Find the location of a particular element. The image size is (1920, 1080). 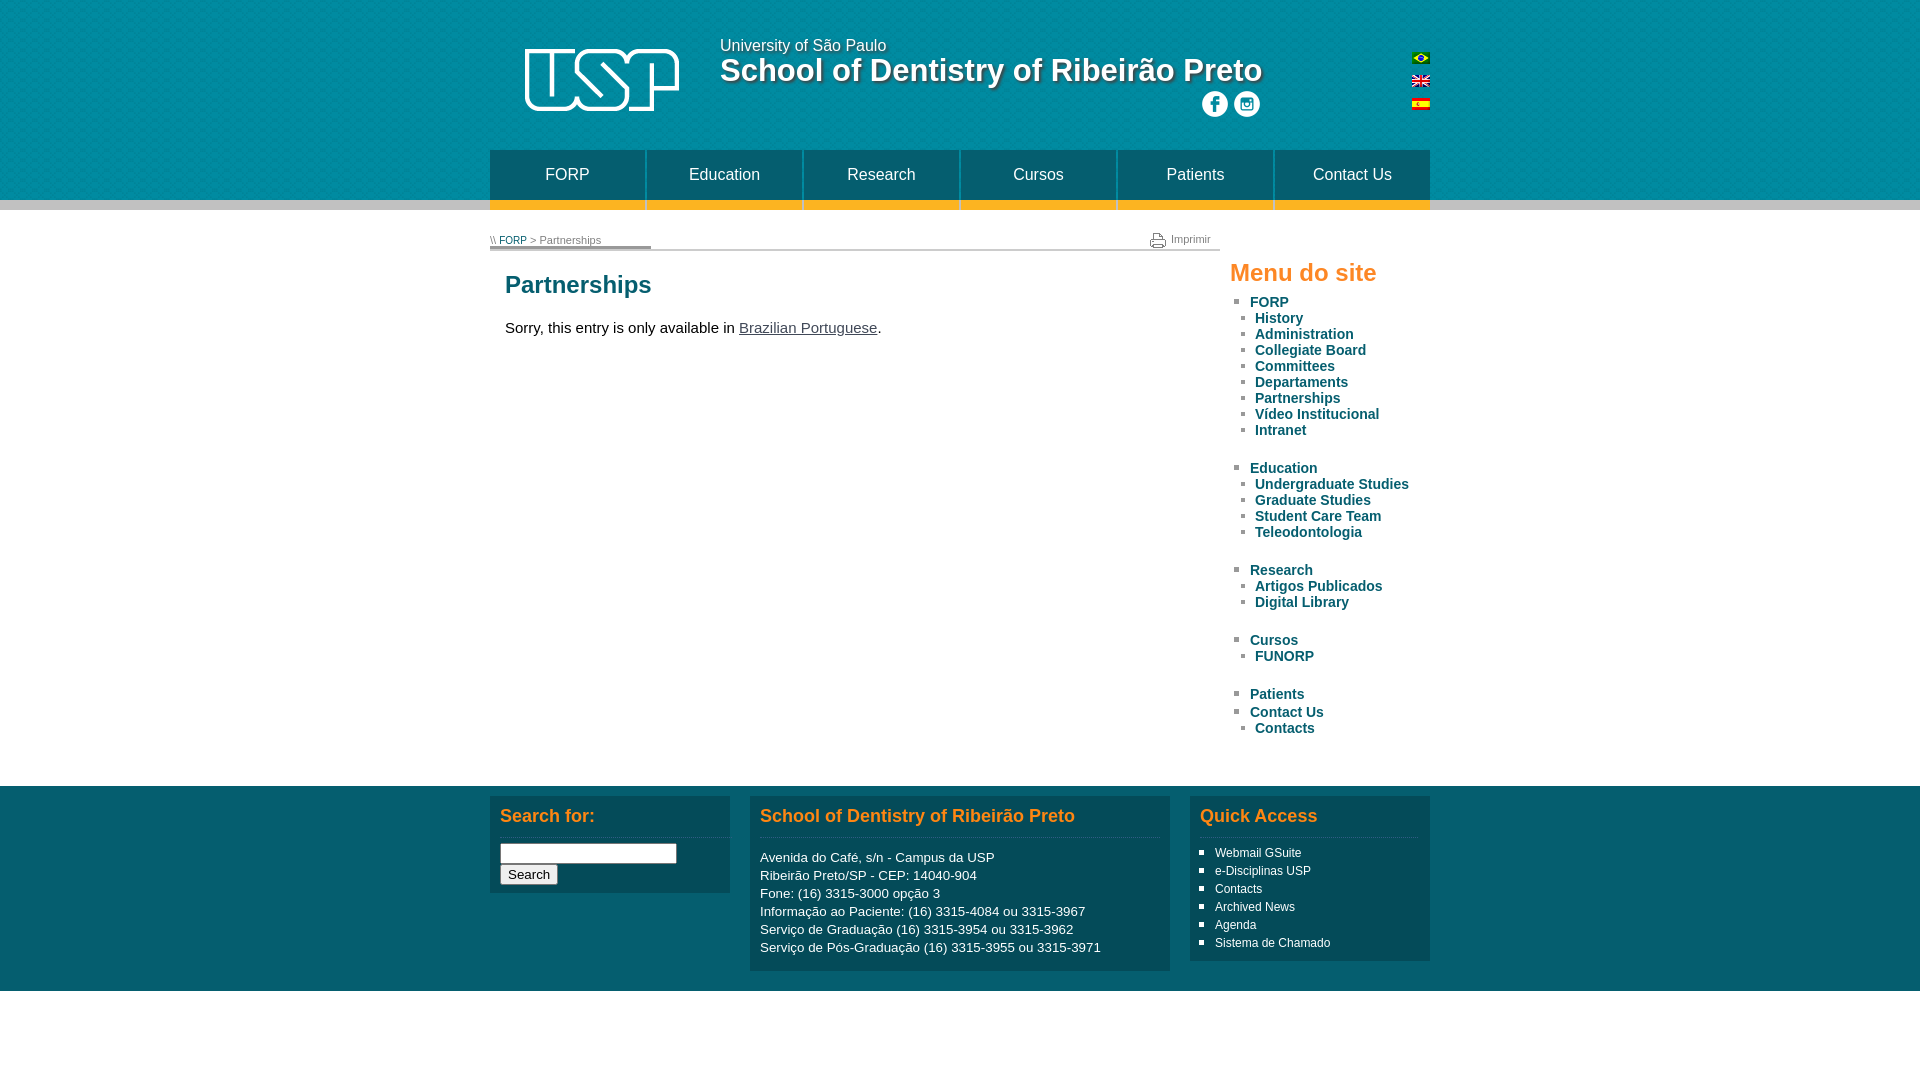

'e-Disciplinas USP' is located at coordinates (1213, 870).